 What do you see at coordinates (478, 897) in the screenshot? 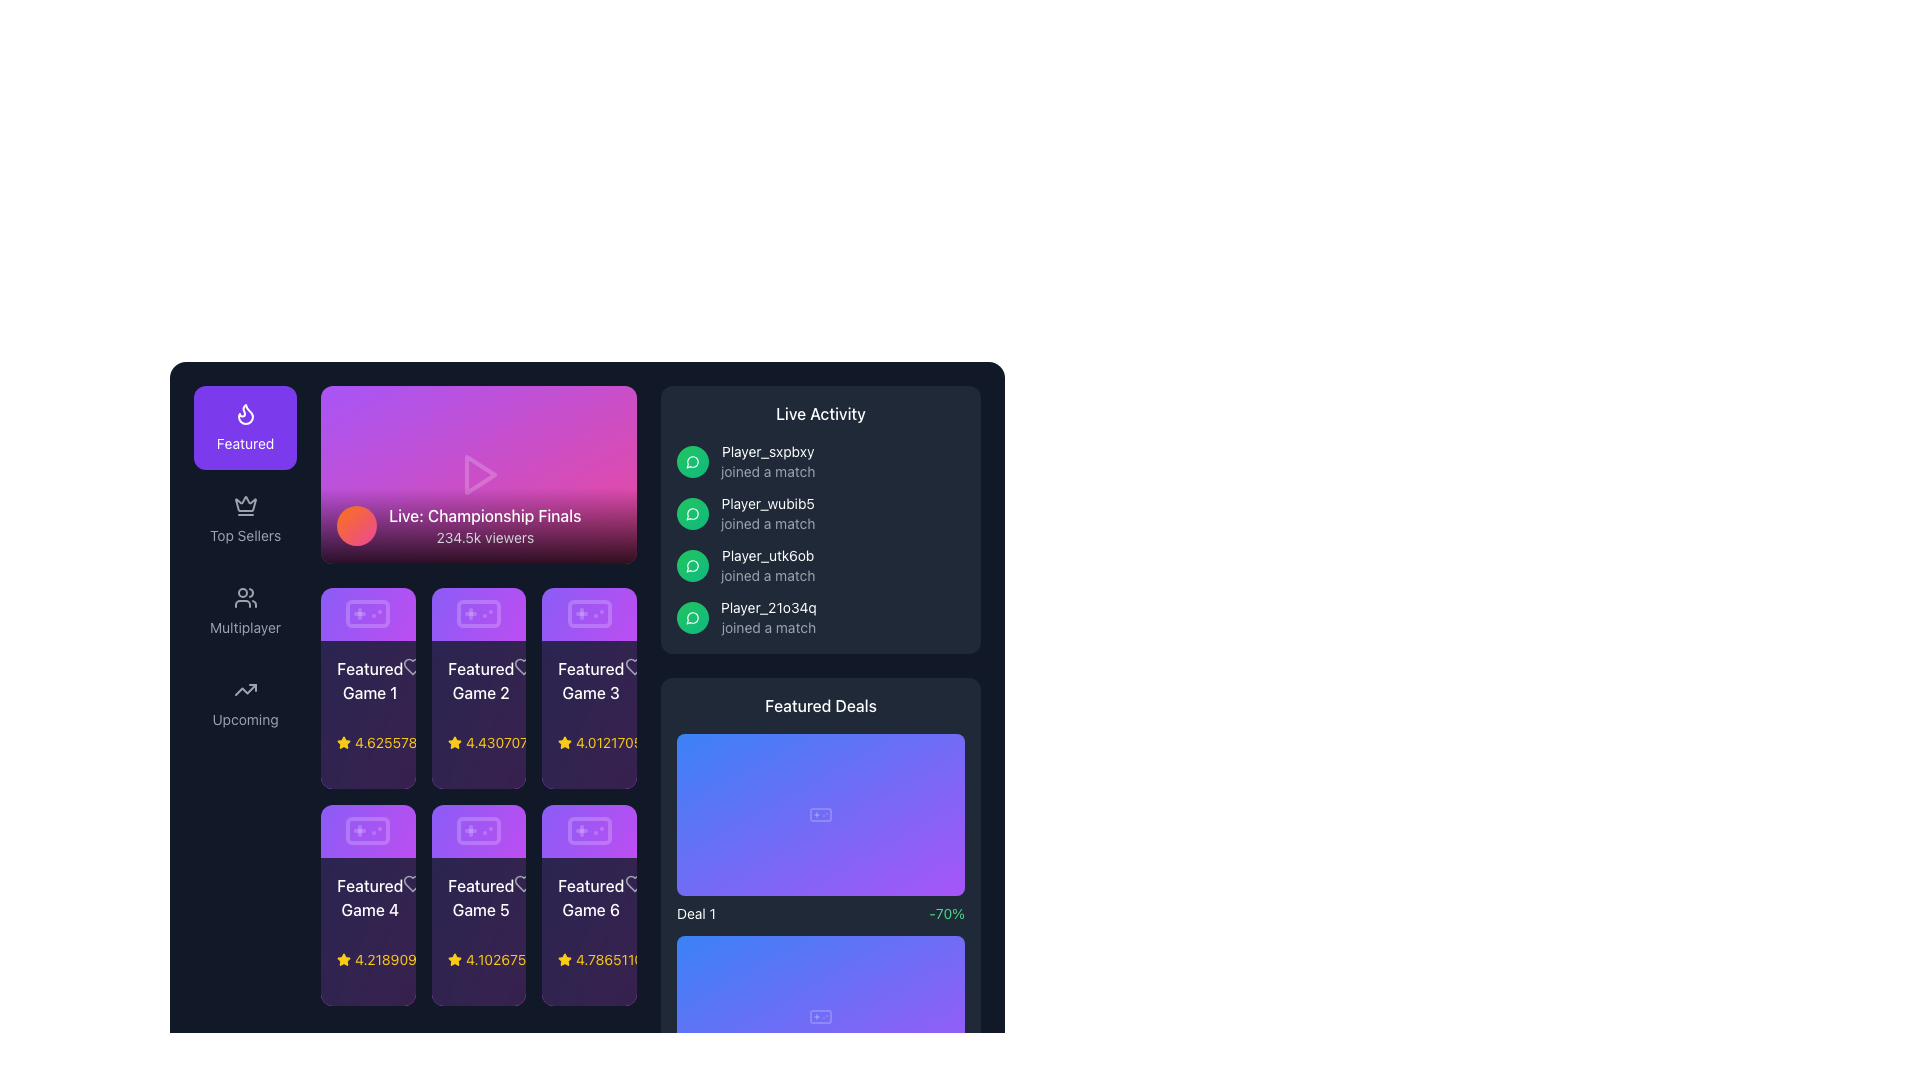
I see `the title text element of the middle card in the second row of the featured games section, which indicates the name of the game` at bounding box center [478, 897].